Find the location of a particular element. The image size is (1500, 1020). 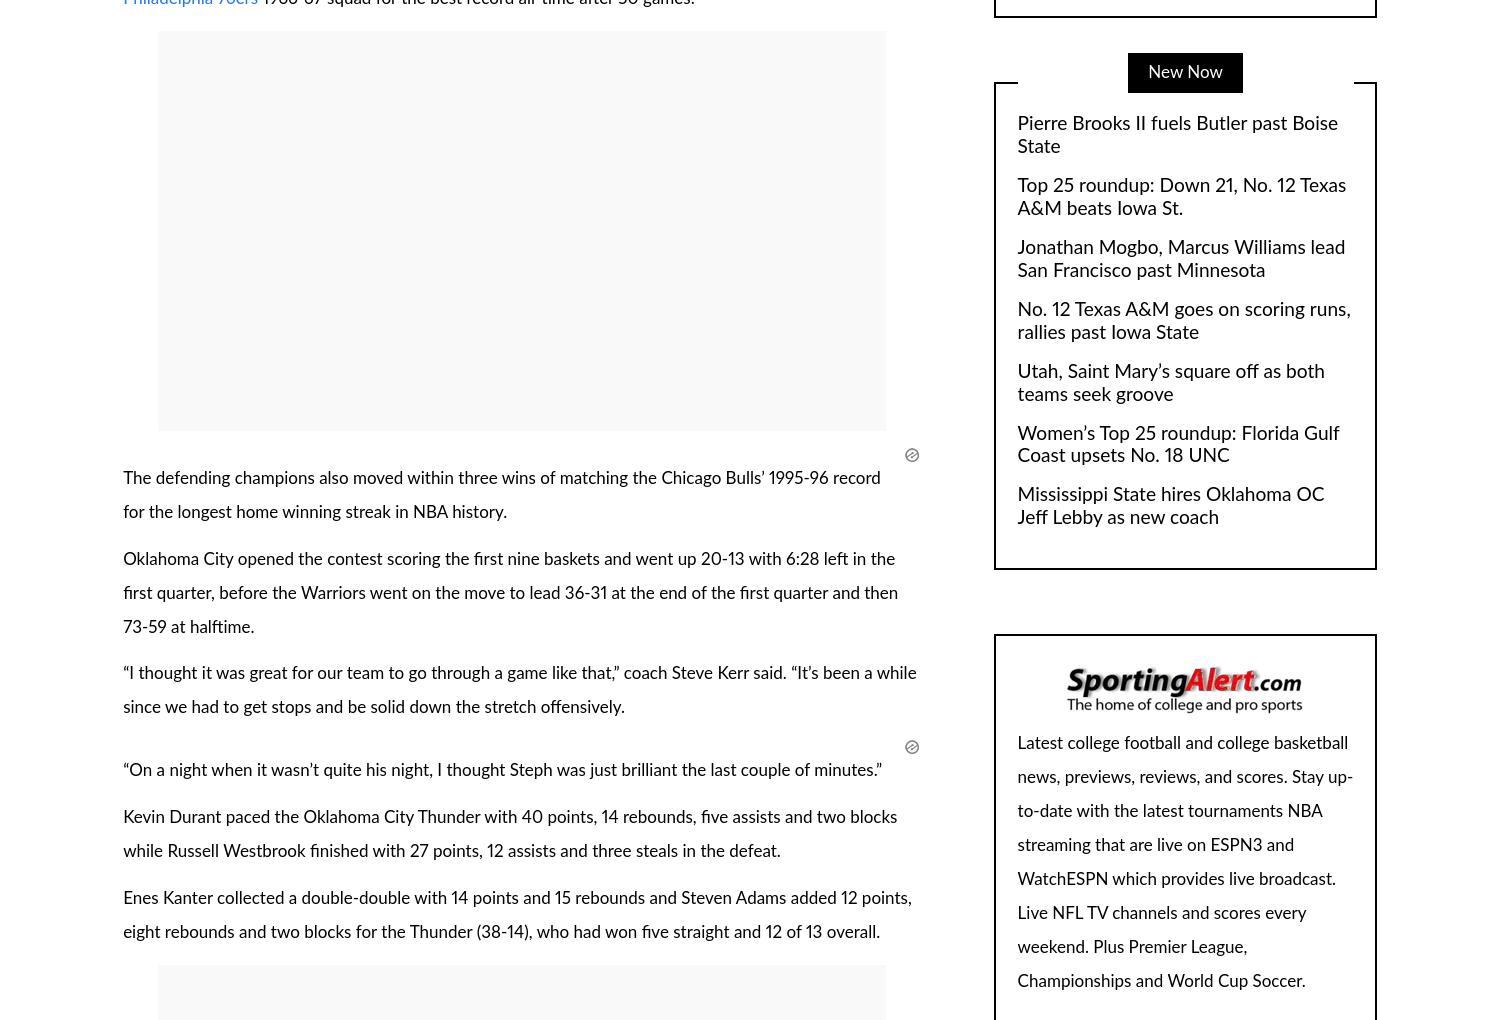

'Pierre Brooks II fuels Butler past Boise State' is located at coordinates (1177, 135).